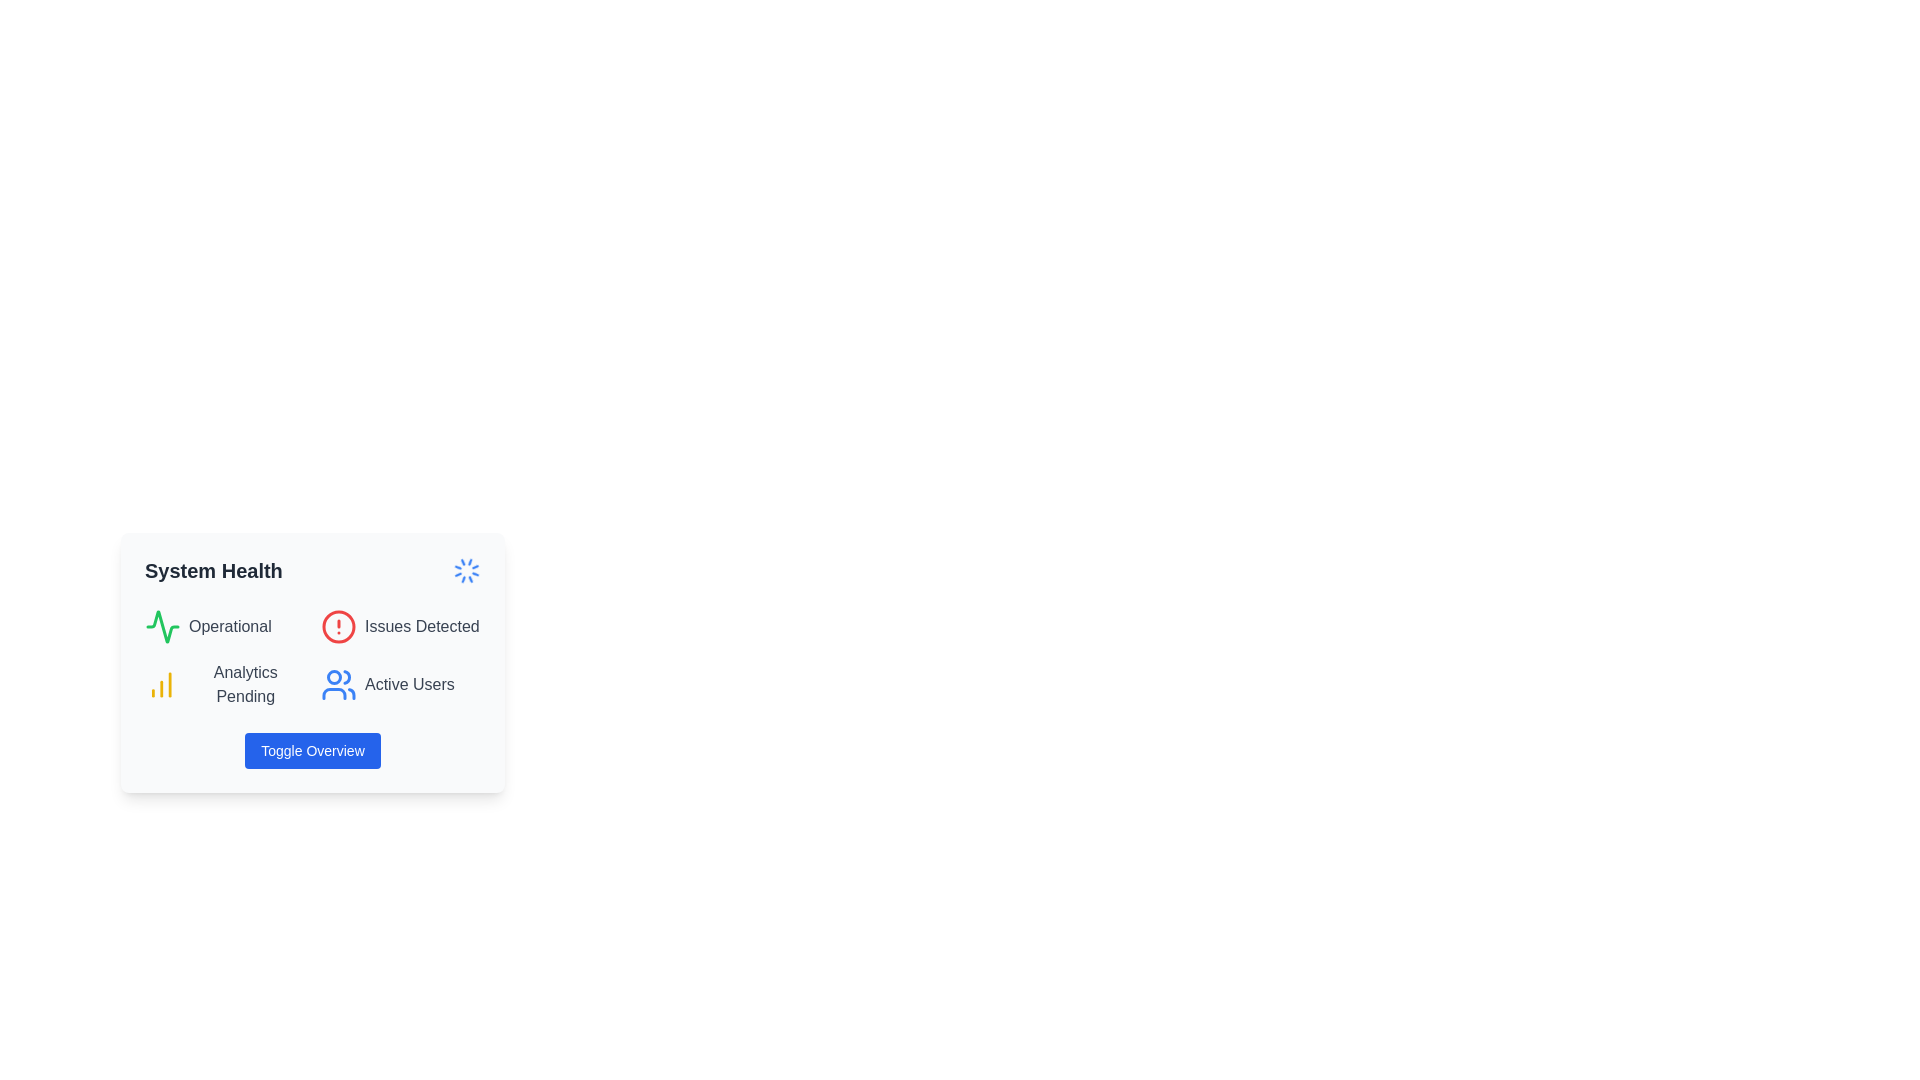 This screenshot has height=1080, width=1920. I want to click on the 'System Health' label with the spinning blue circular icon for accessibility, so click(311, 570).